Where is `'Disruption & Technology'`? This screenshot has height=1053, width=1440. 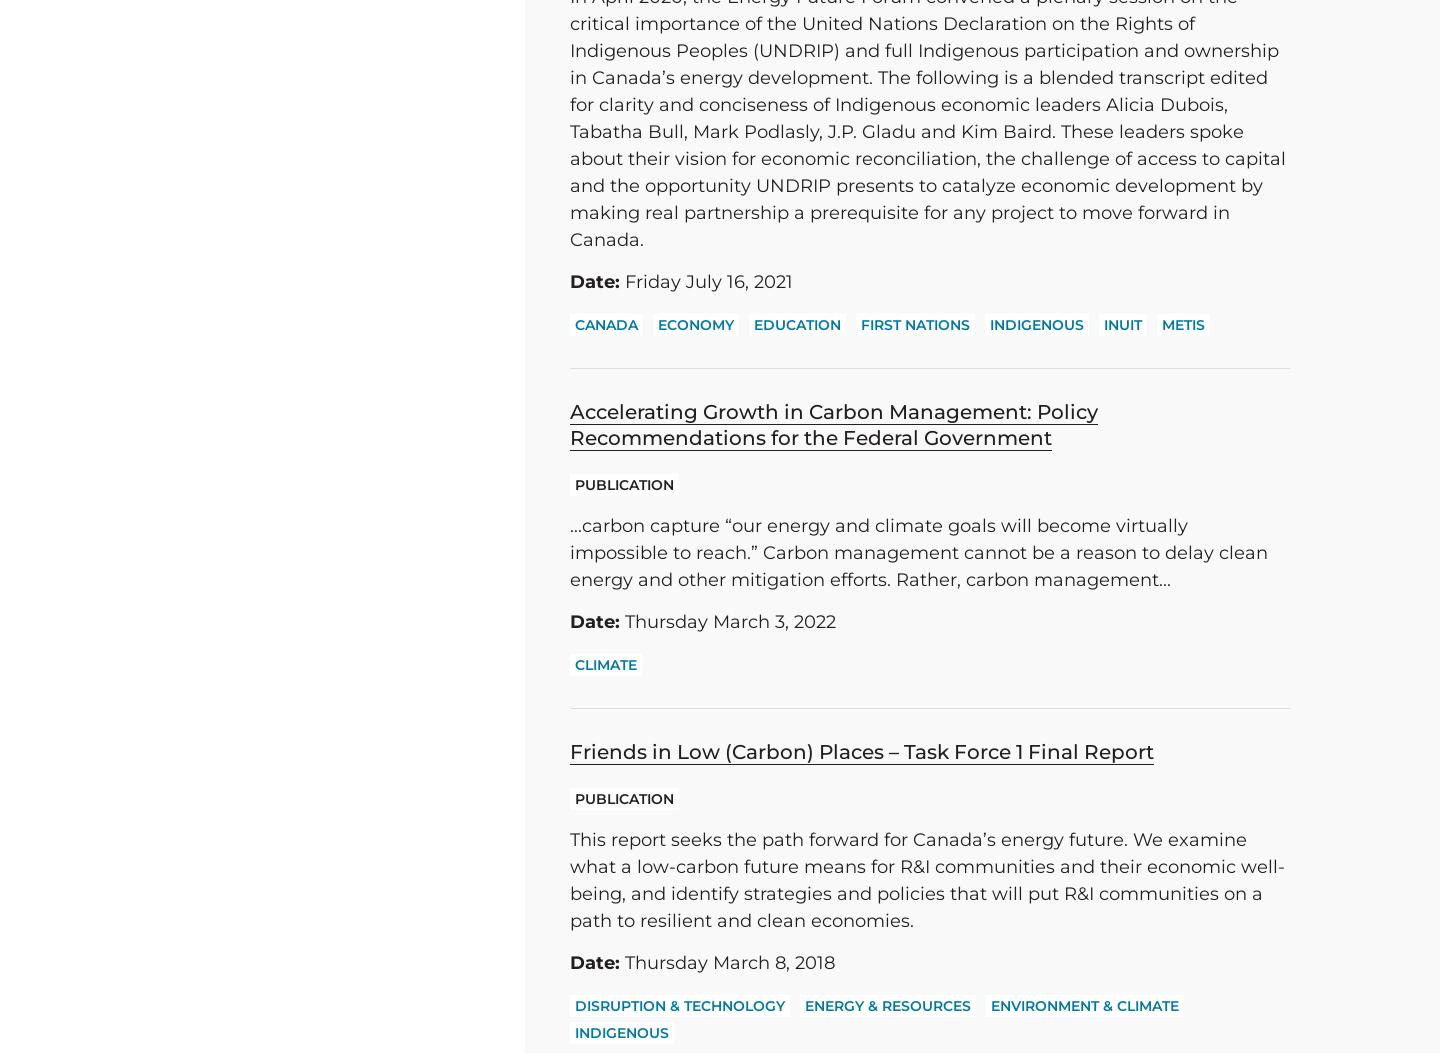
'Disruption & Technology' is located at coordinates (574, 1005).